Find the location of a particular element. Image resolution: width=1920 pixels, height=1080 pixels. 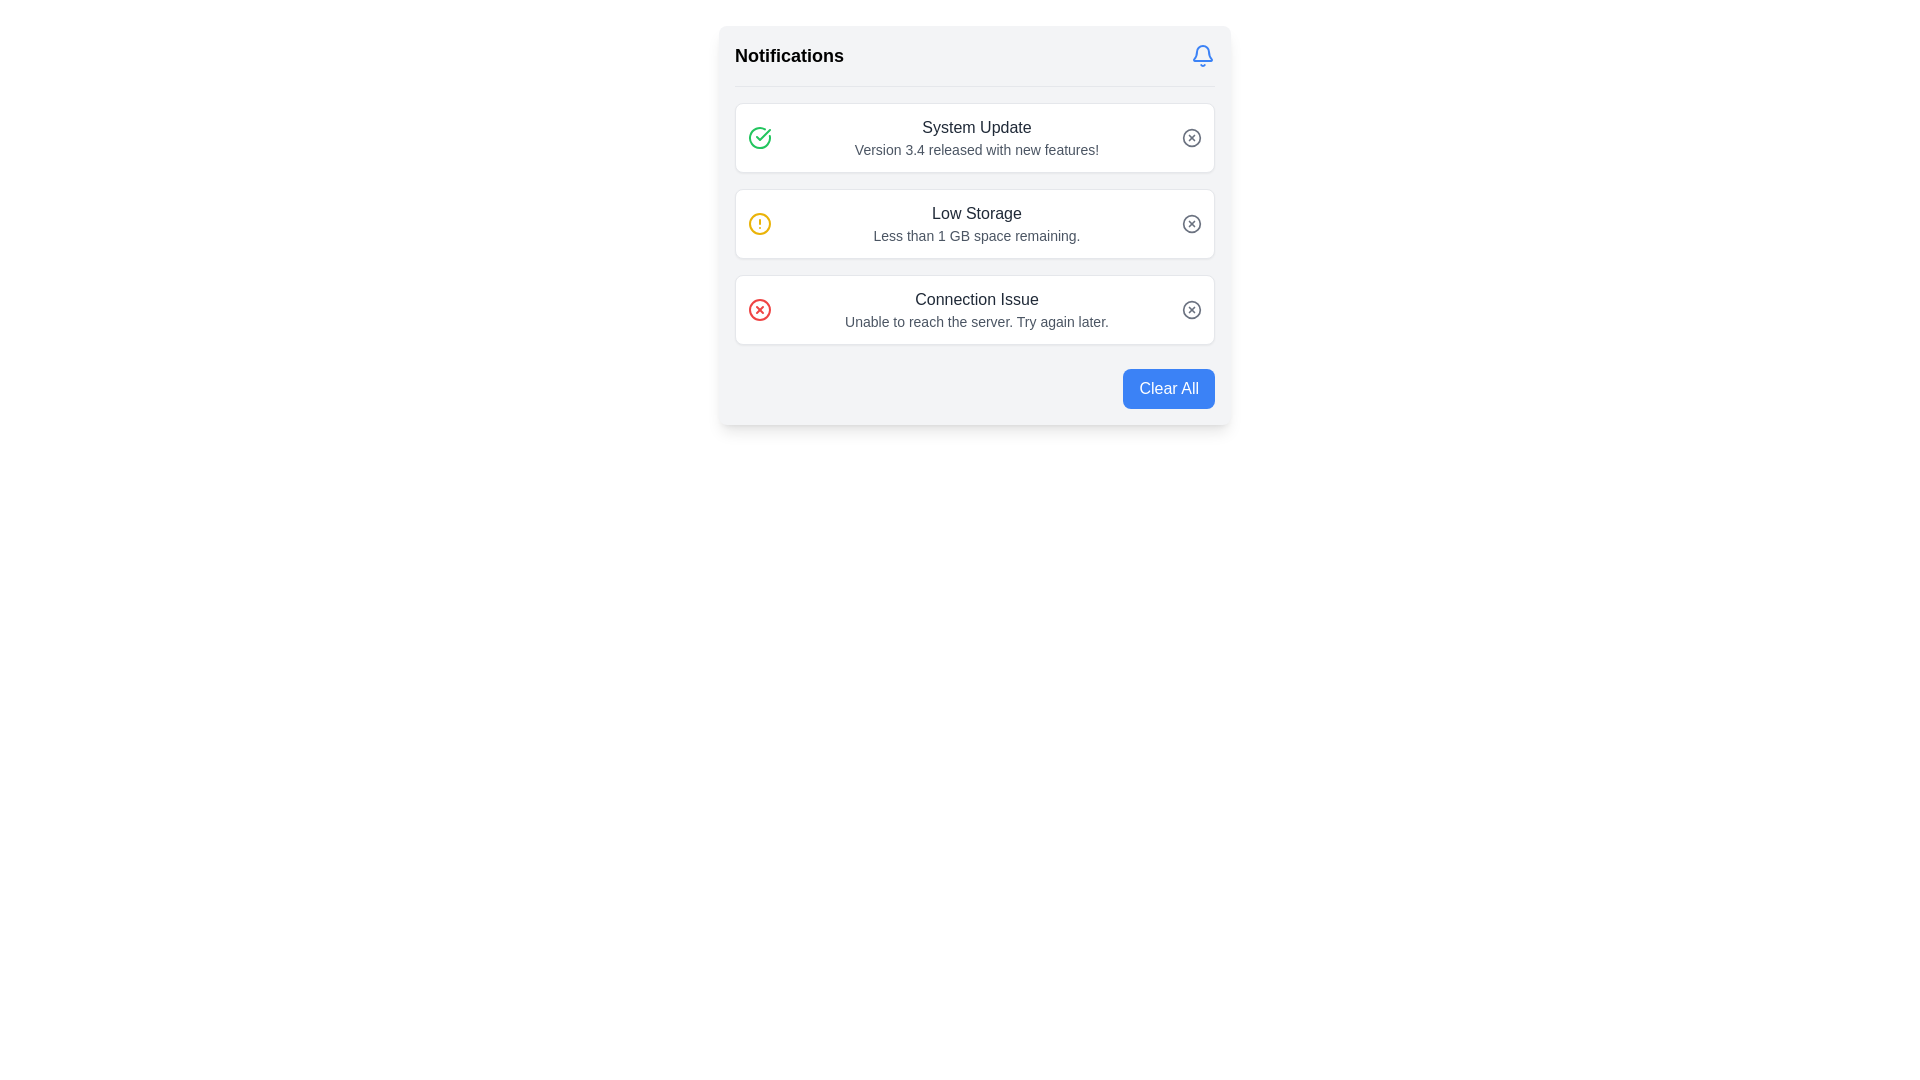

the 'Low Storage' static text label element, which is displayed in a medium-size gray font within a notification card, located in the second row of notifications is located at coordinates (977, 213).